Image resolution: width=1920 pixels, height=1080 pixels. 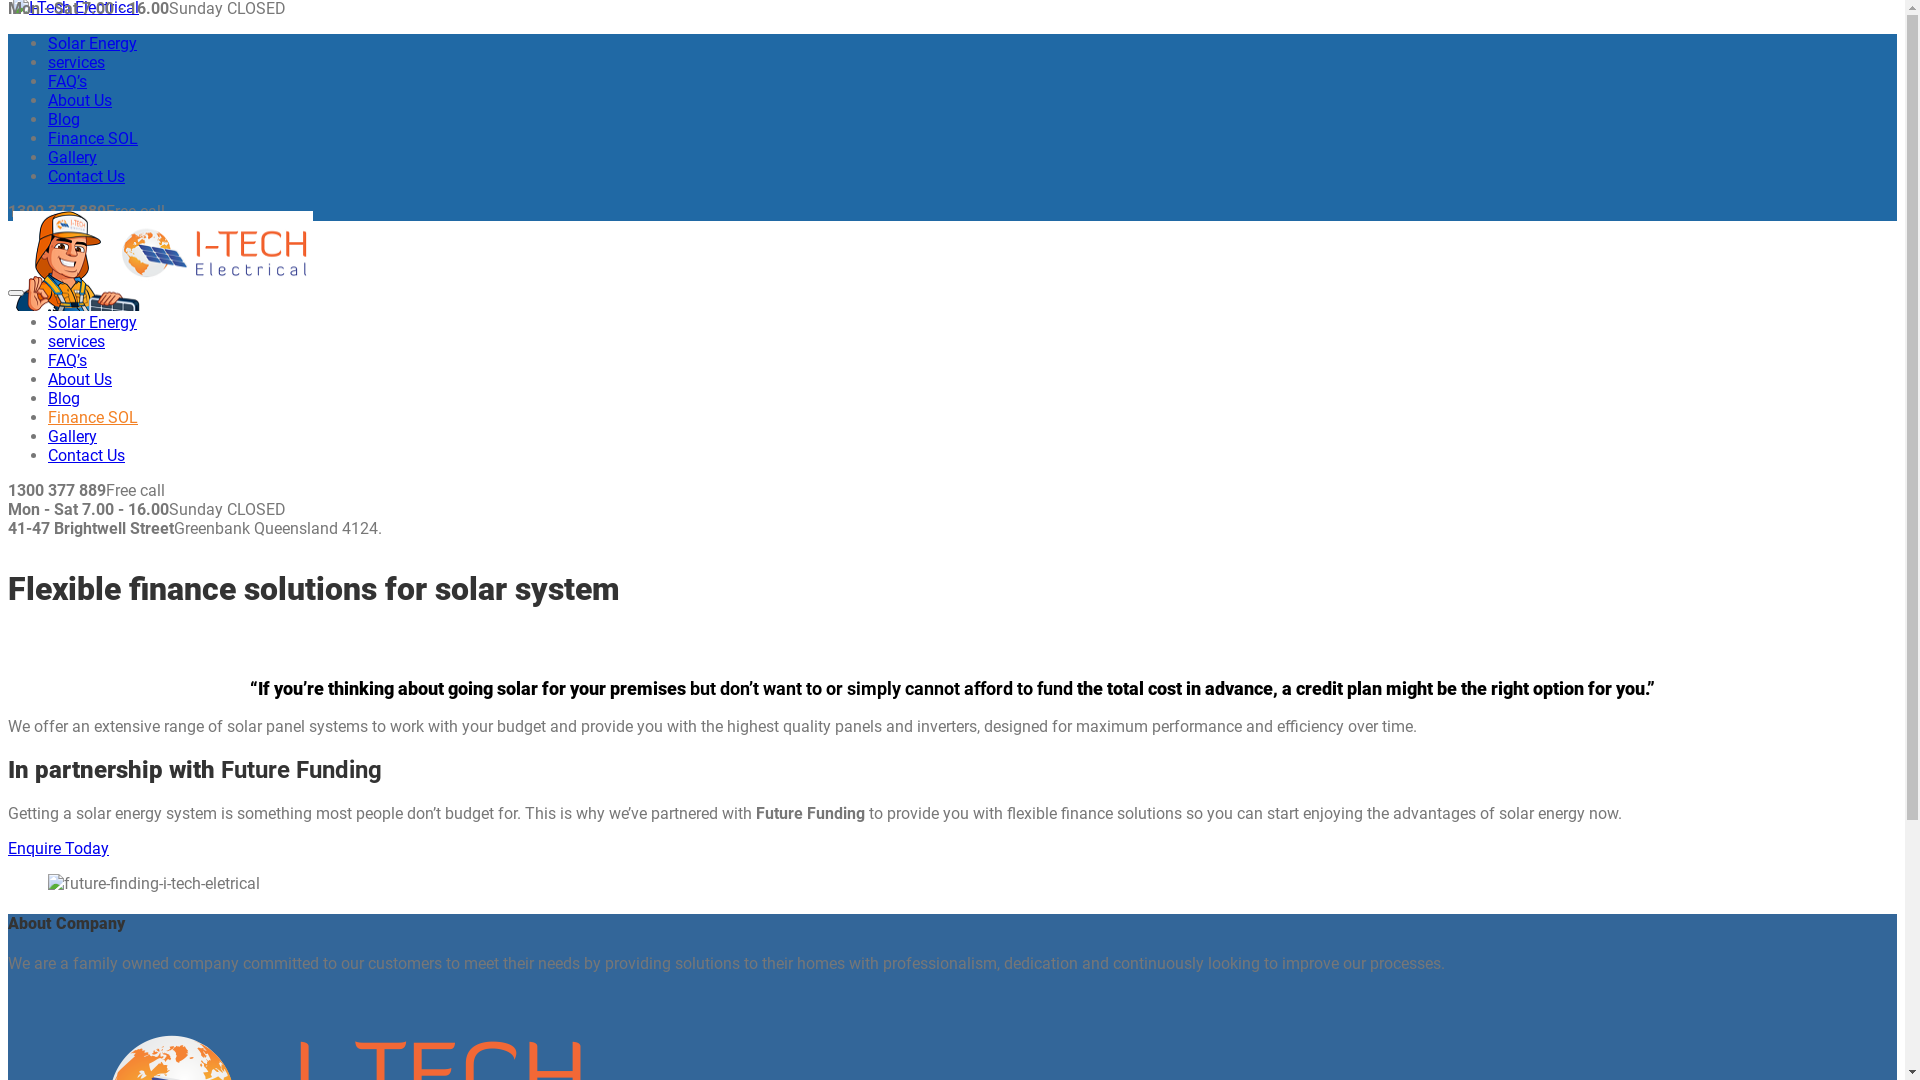 I want to click on 'Blog', so click(x=63, y=398).